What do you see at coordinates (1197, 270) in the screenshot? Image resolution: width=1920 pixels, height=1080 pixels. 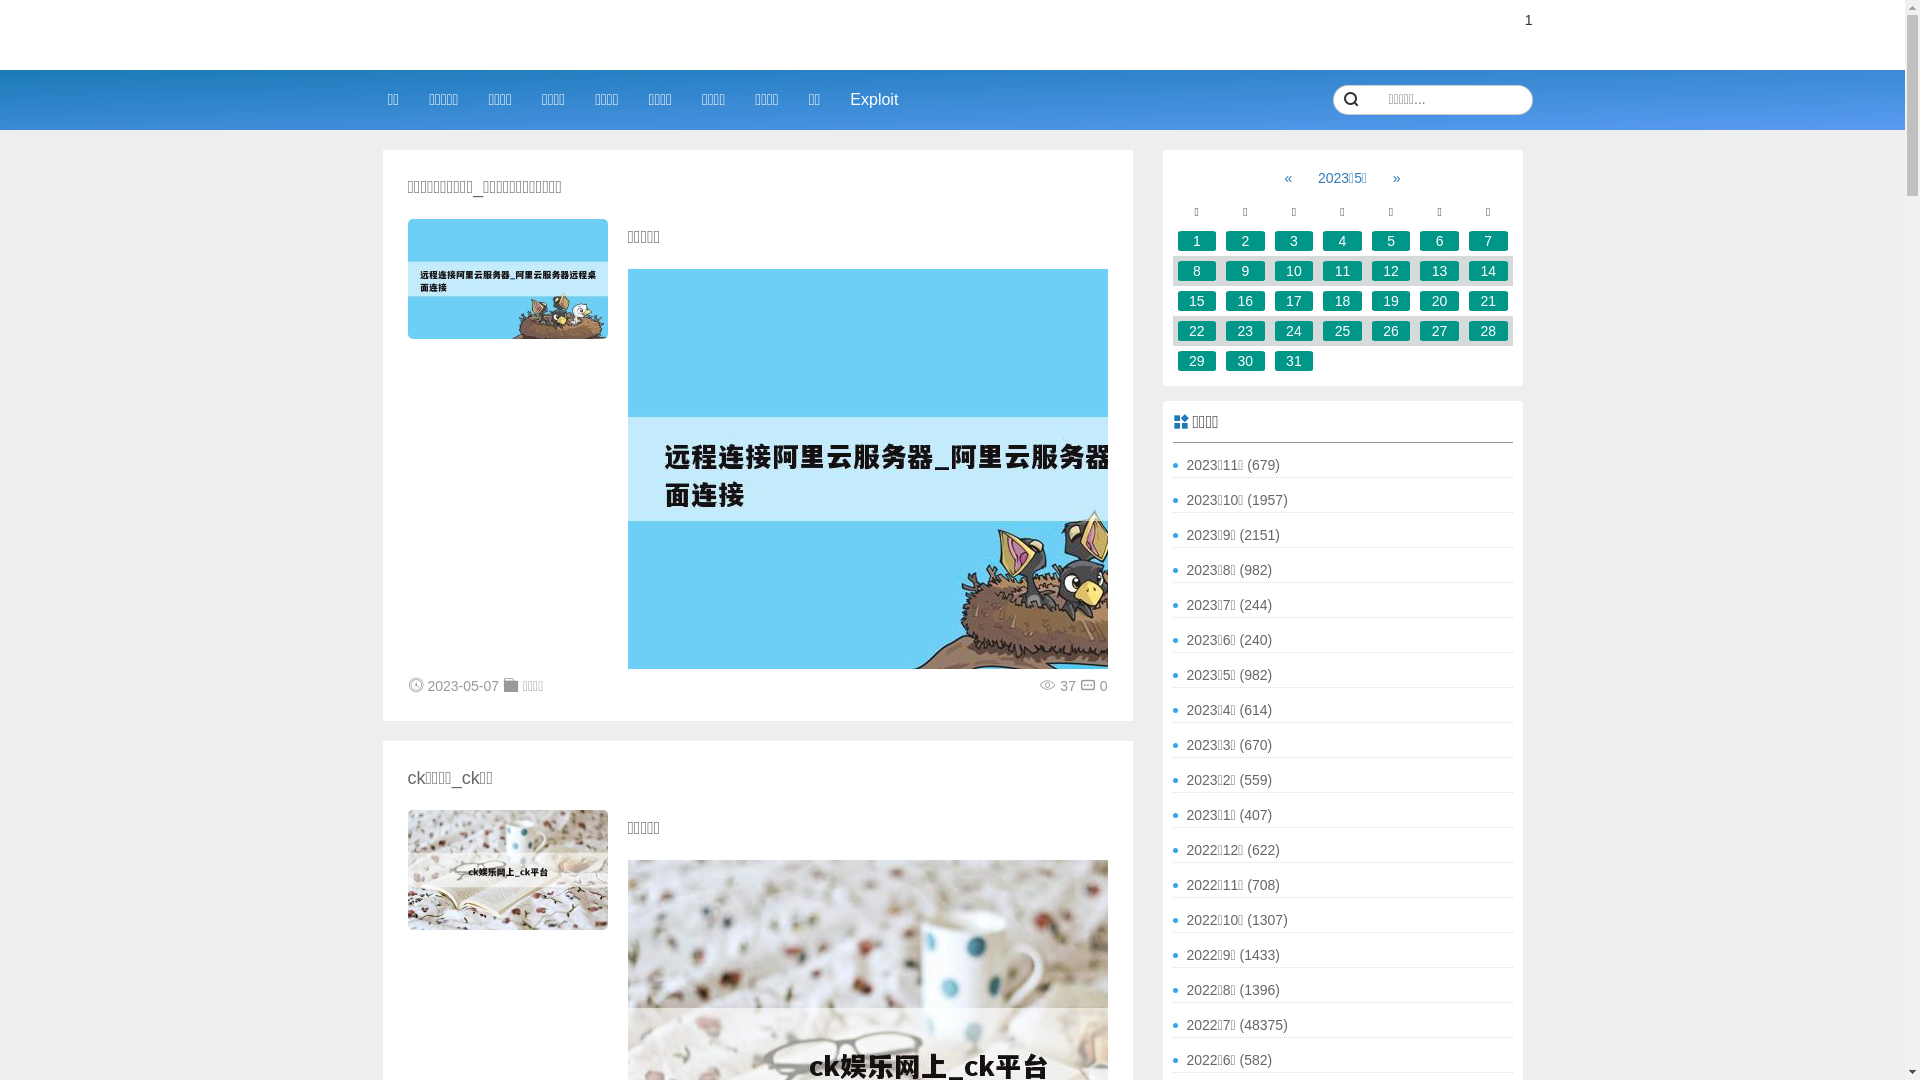 I see `'8'` at bounding box center [1197, 270].